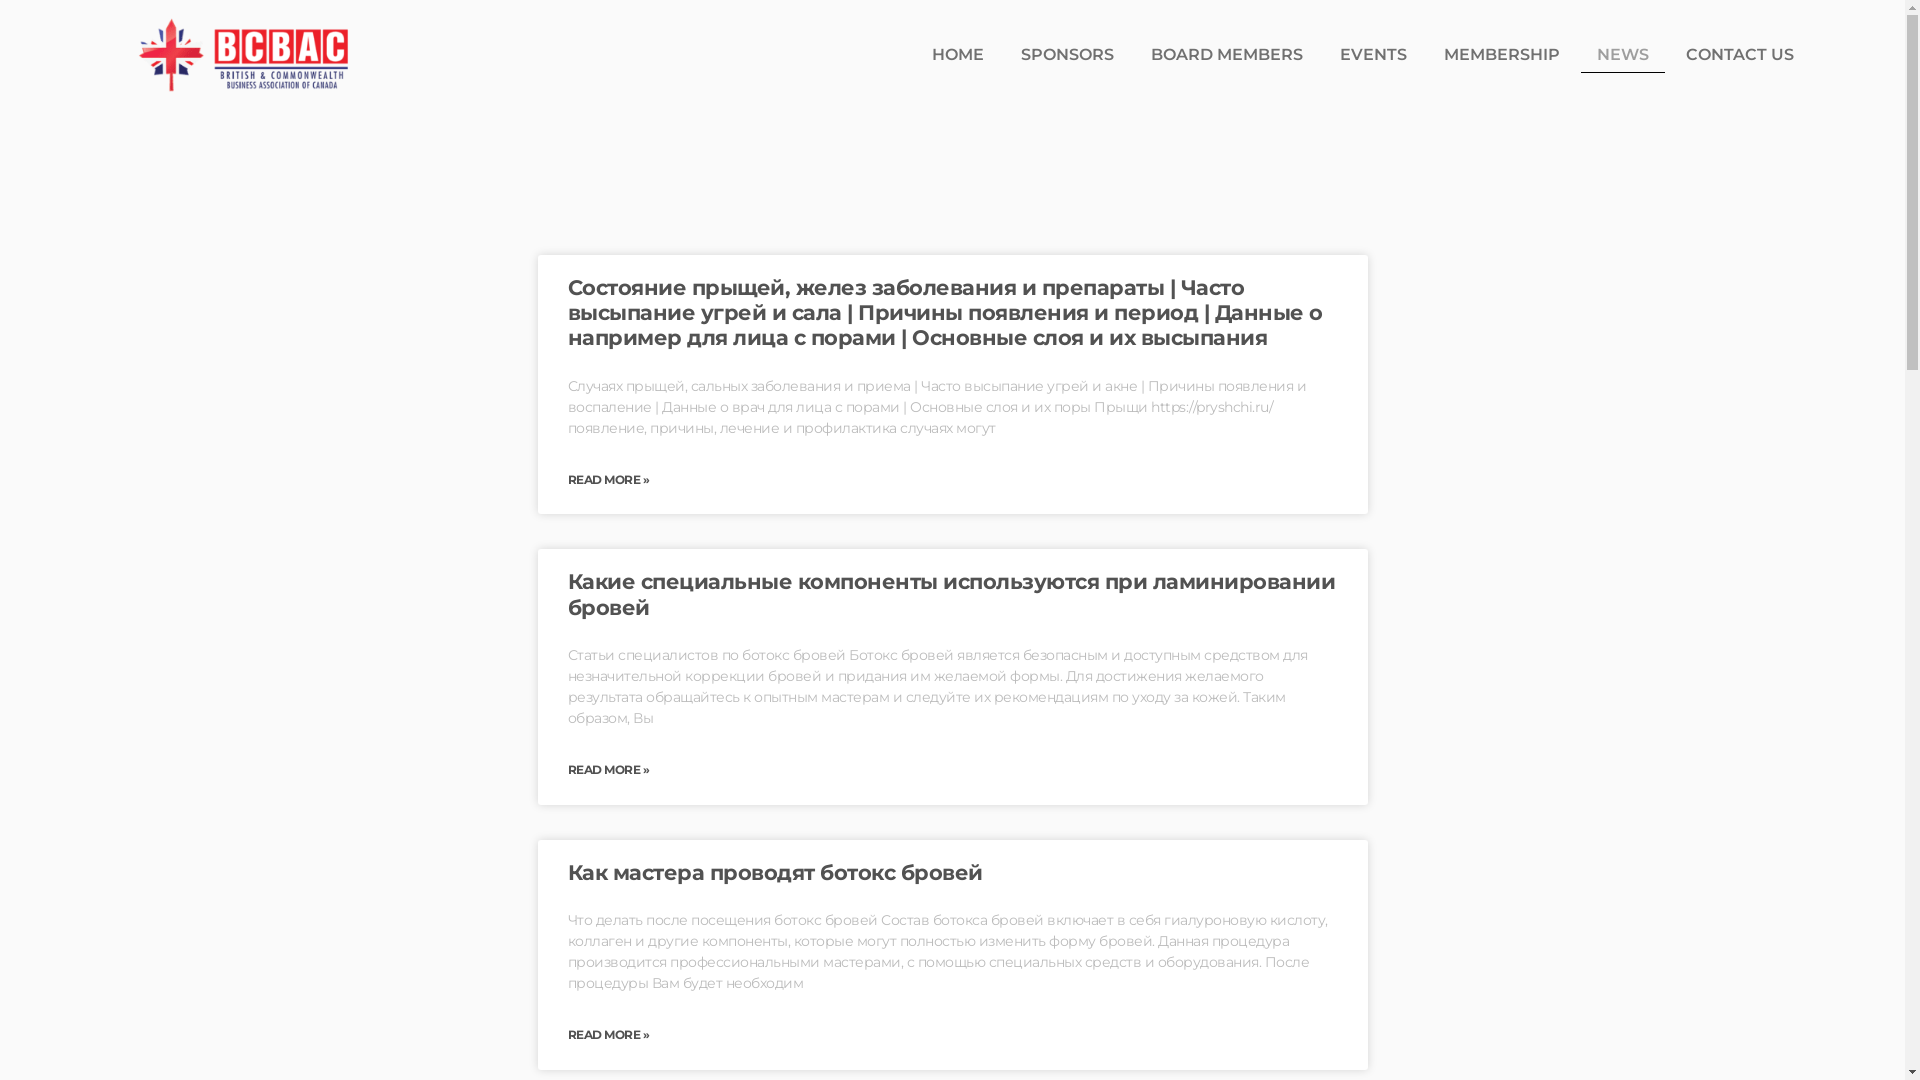 This screenshot has height=1080, width=1920. Describe the element at coordinates (1738, 53) in the screenshot. I see `'CONTACT US'` at that location.